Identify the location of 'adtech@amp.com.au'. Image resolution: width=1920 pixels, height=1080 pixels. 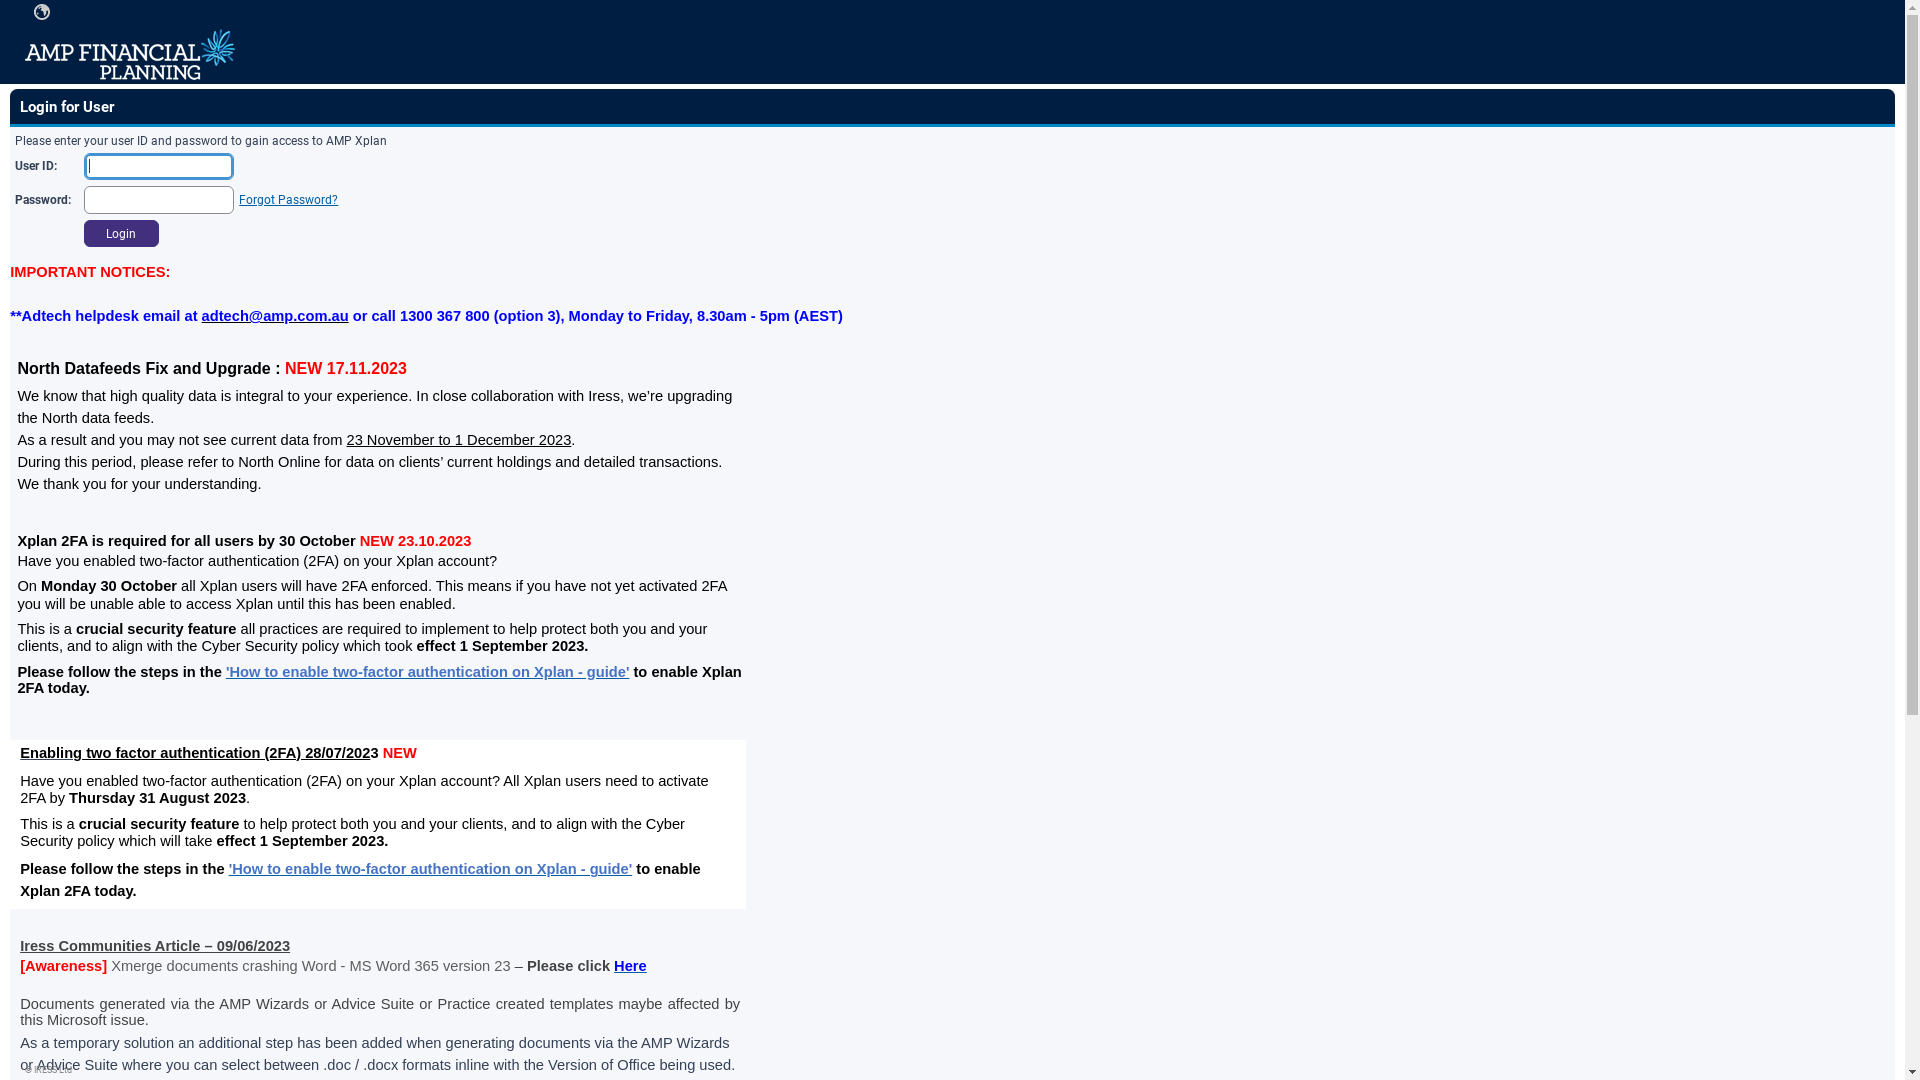
(274, 315).